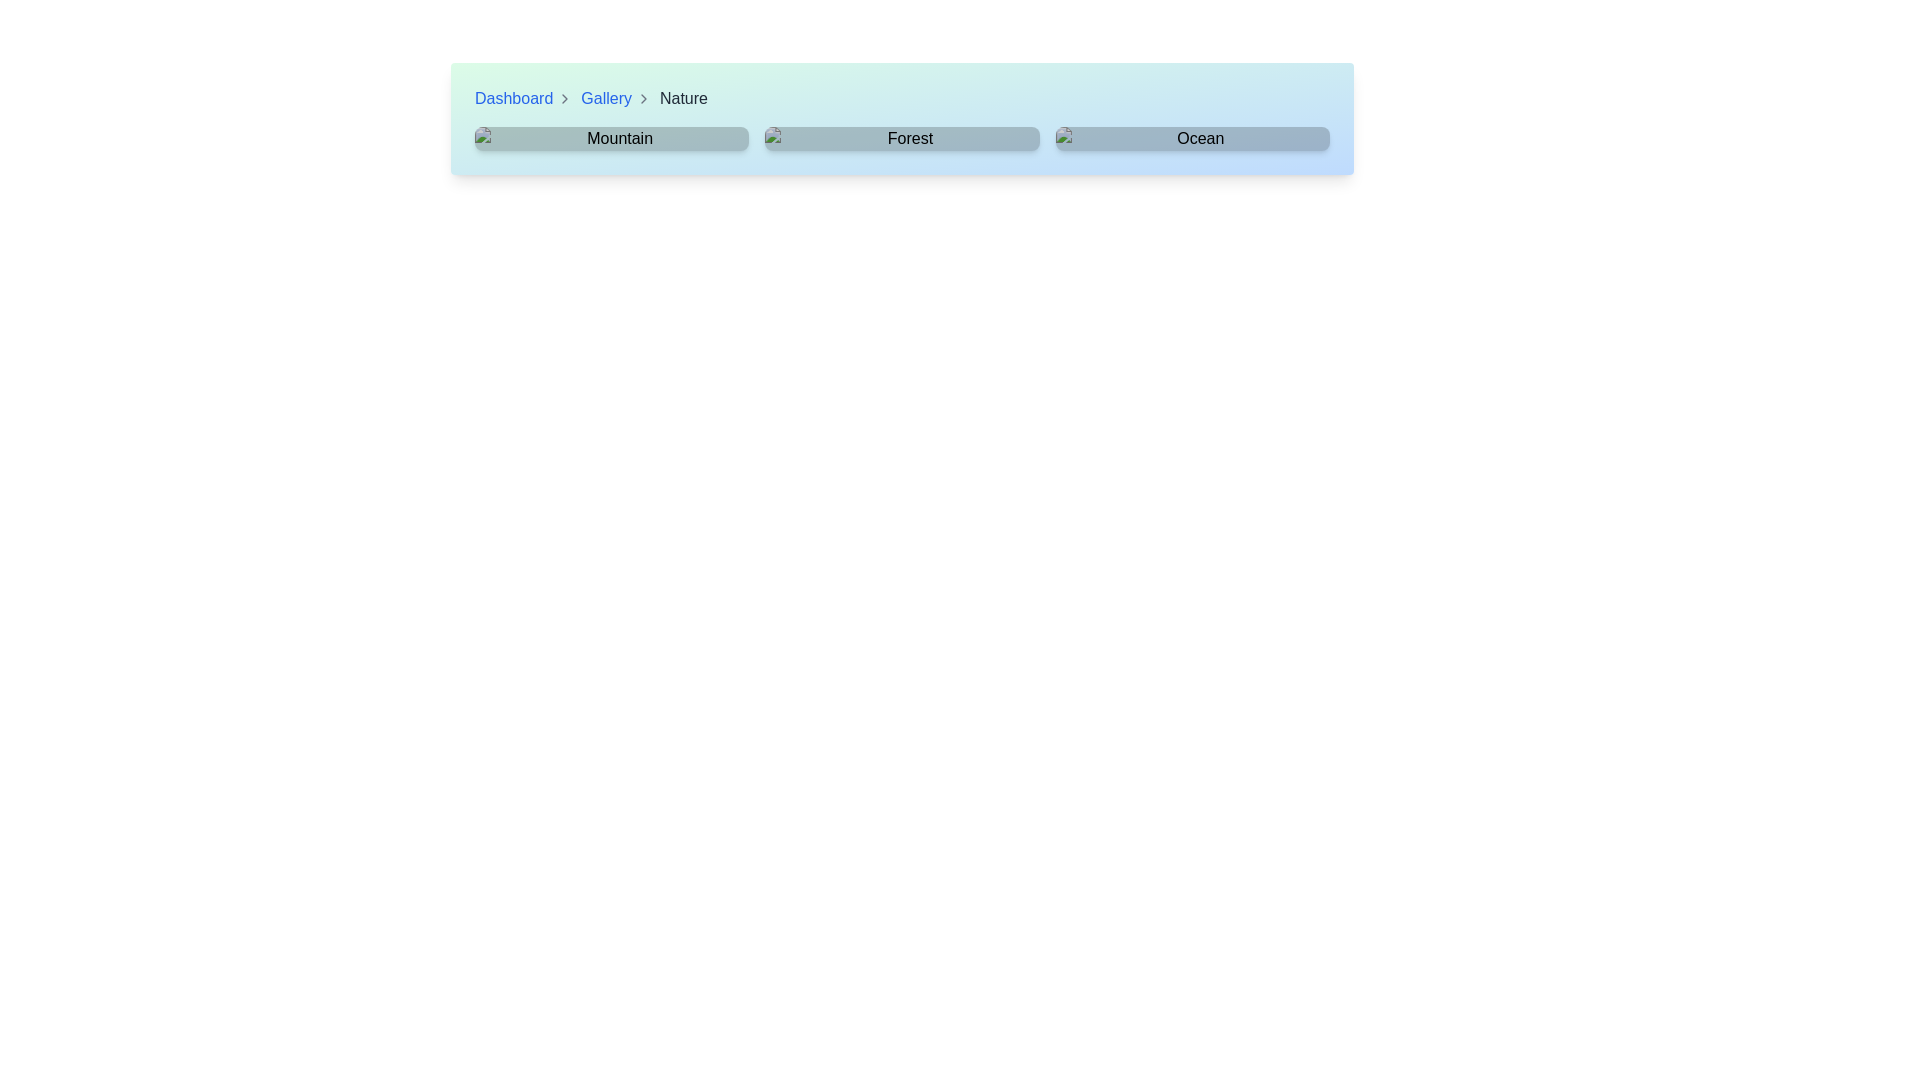  What do you see at coordinates (615, 99) in the screenshot?
I see `the breadcrumb link for 'Gallery' located in the middle of the breadcrumb navigation bar` at bounding box center [615, 99].